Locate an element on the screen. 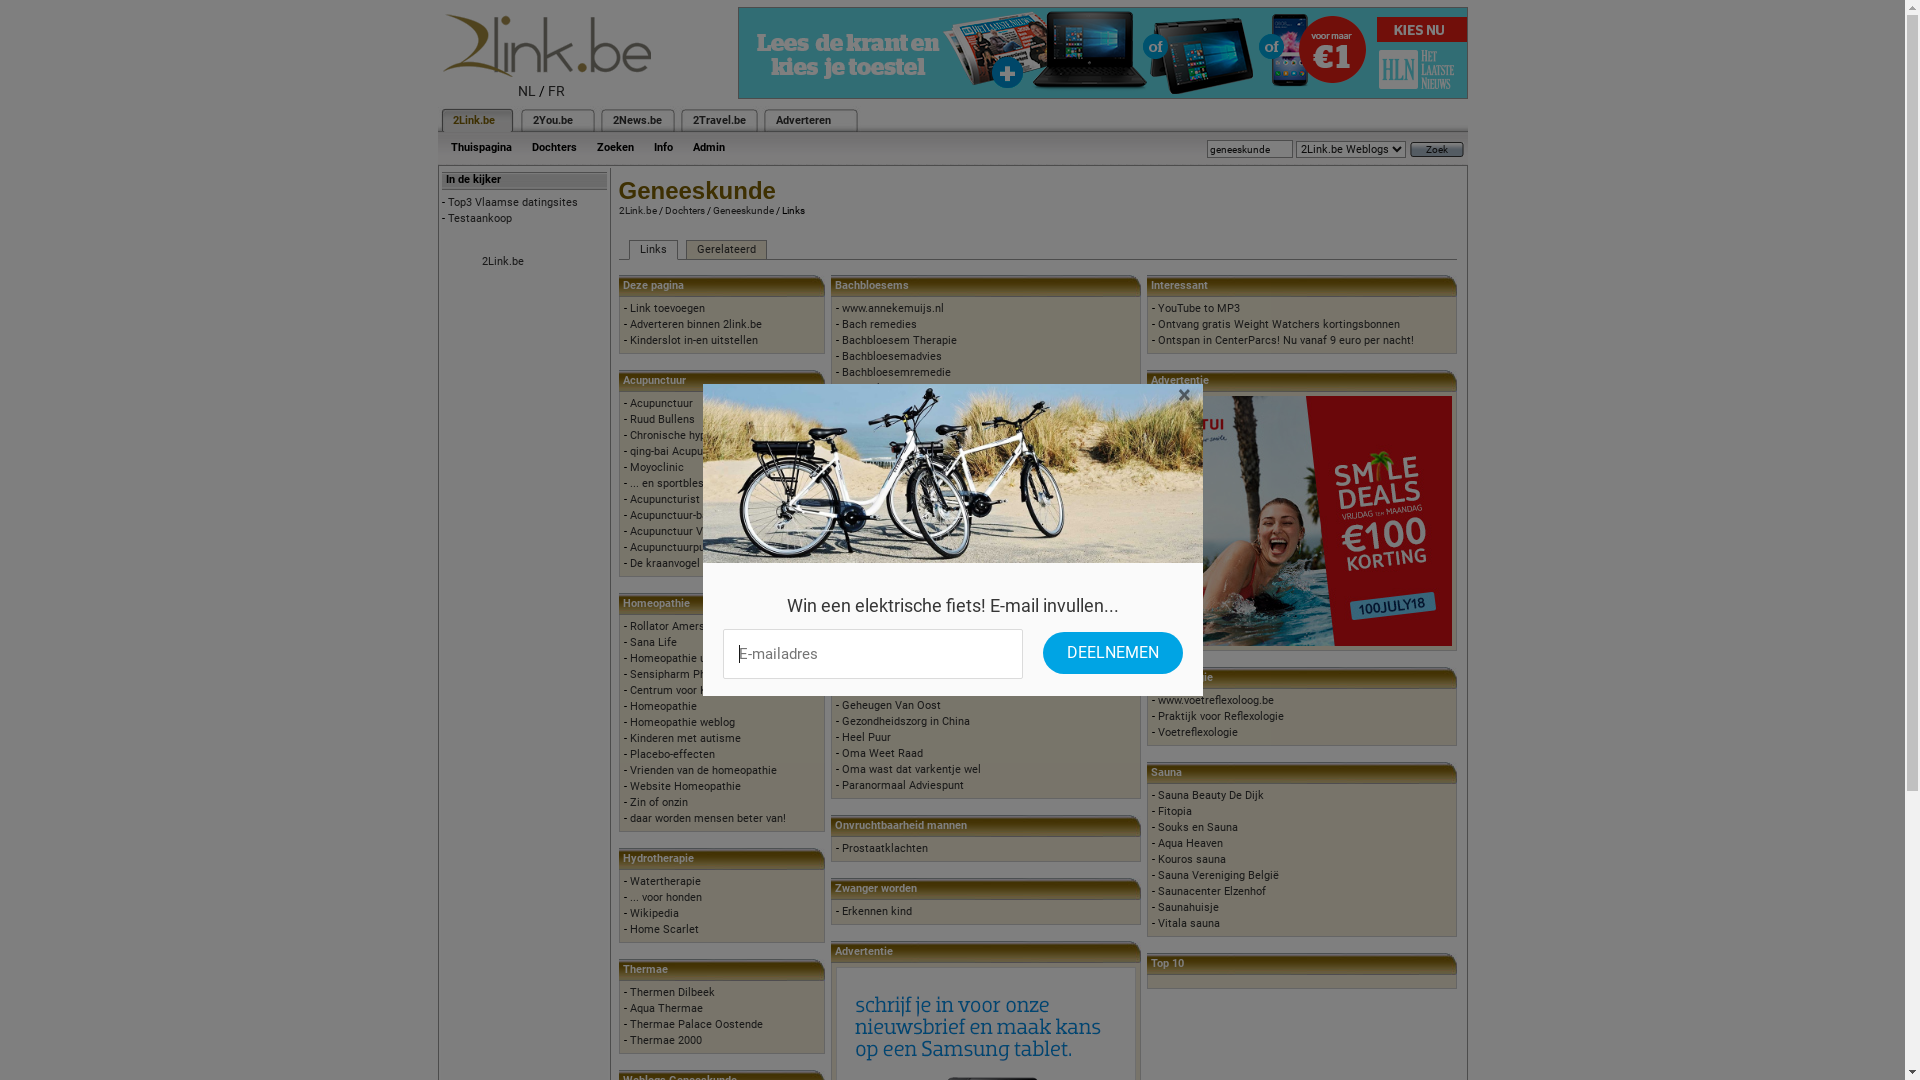 This screenshot has height=1080, width=1920. 'www.voetreflexoloog.be' is located at coordinates (1214, 699).